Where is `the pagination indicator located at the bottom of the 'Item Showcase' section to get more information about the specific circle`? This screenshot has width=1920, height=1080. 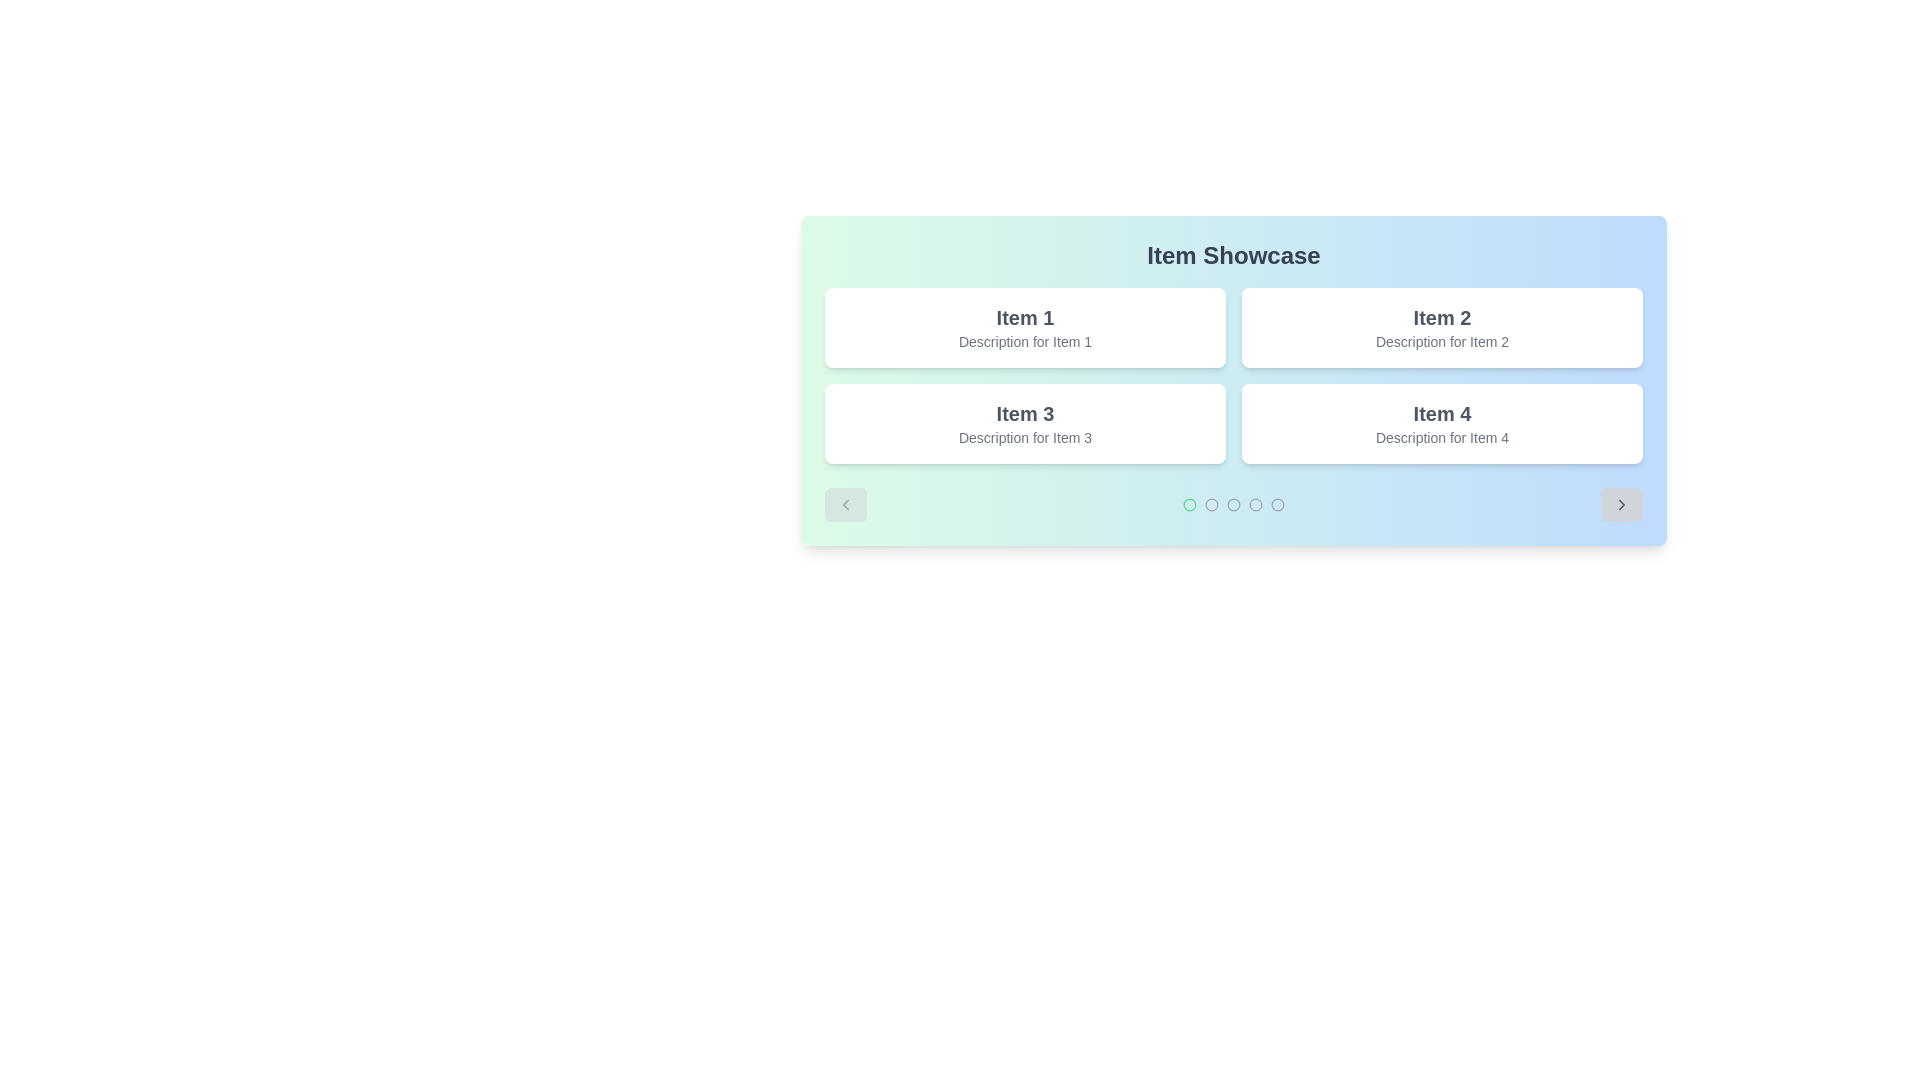 the pagination indicator located at the bottom of the 'Item Showcase' section to get more information about the specific circle is located at coordinates (1232, 504).